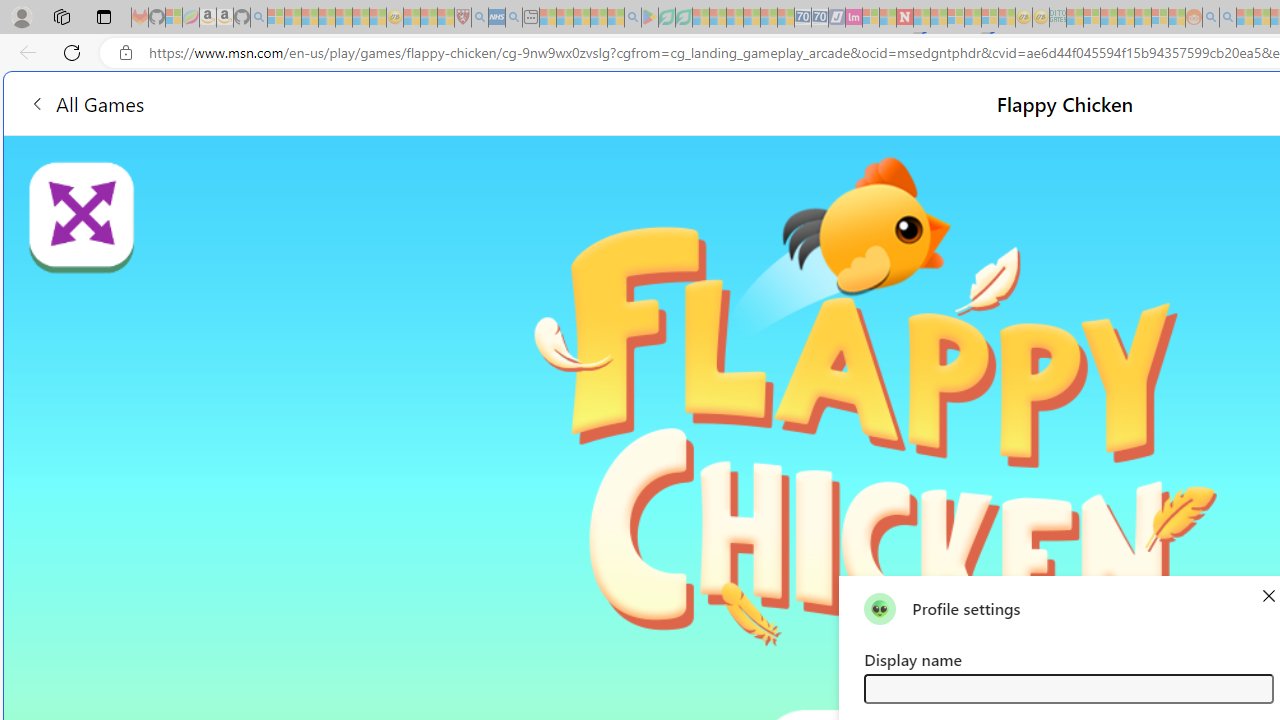 Image resolution: width=1280 pixels, height=720 pixels. I want to click on 'Cheap Hotels - Save70.com - Sleeping', so click(819, 17).